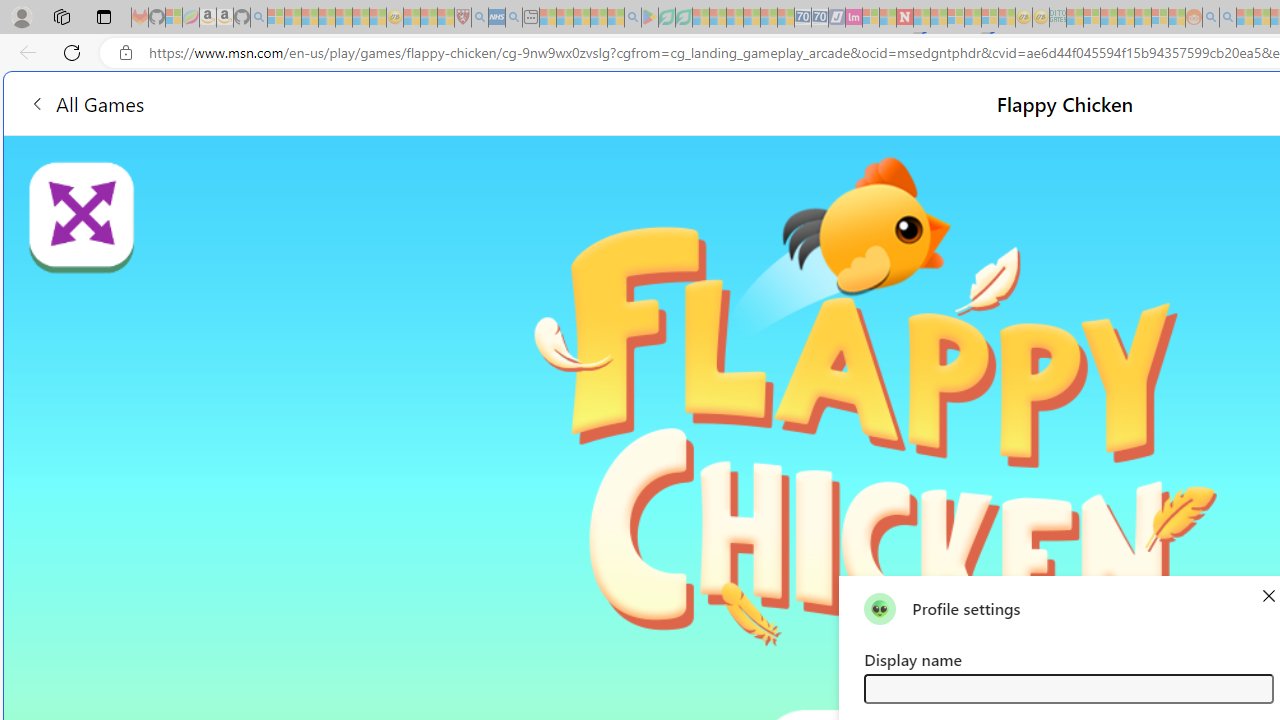 Image resolution: width=1280 pixels, height=720 pixels. I want to click on 'Cheap Hotels - Save70.com - Sleeping', so click(819, 17).